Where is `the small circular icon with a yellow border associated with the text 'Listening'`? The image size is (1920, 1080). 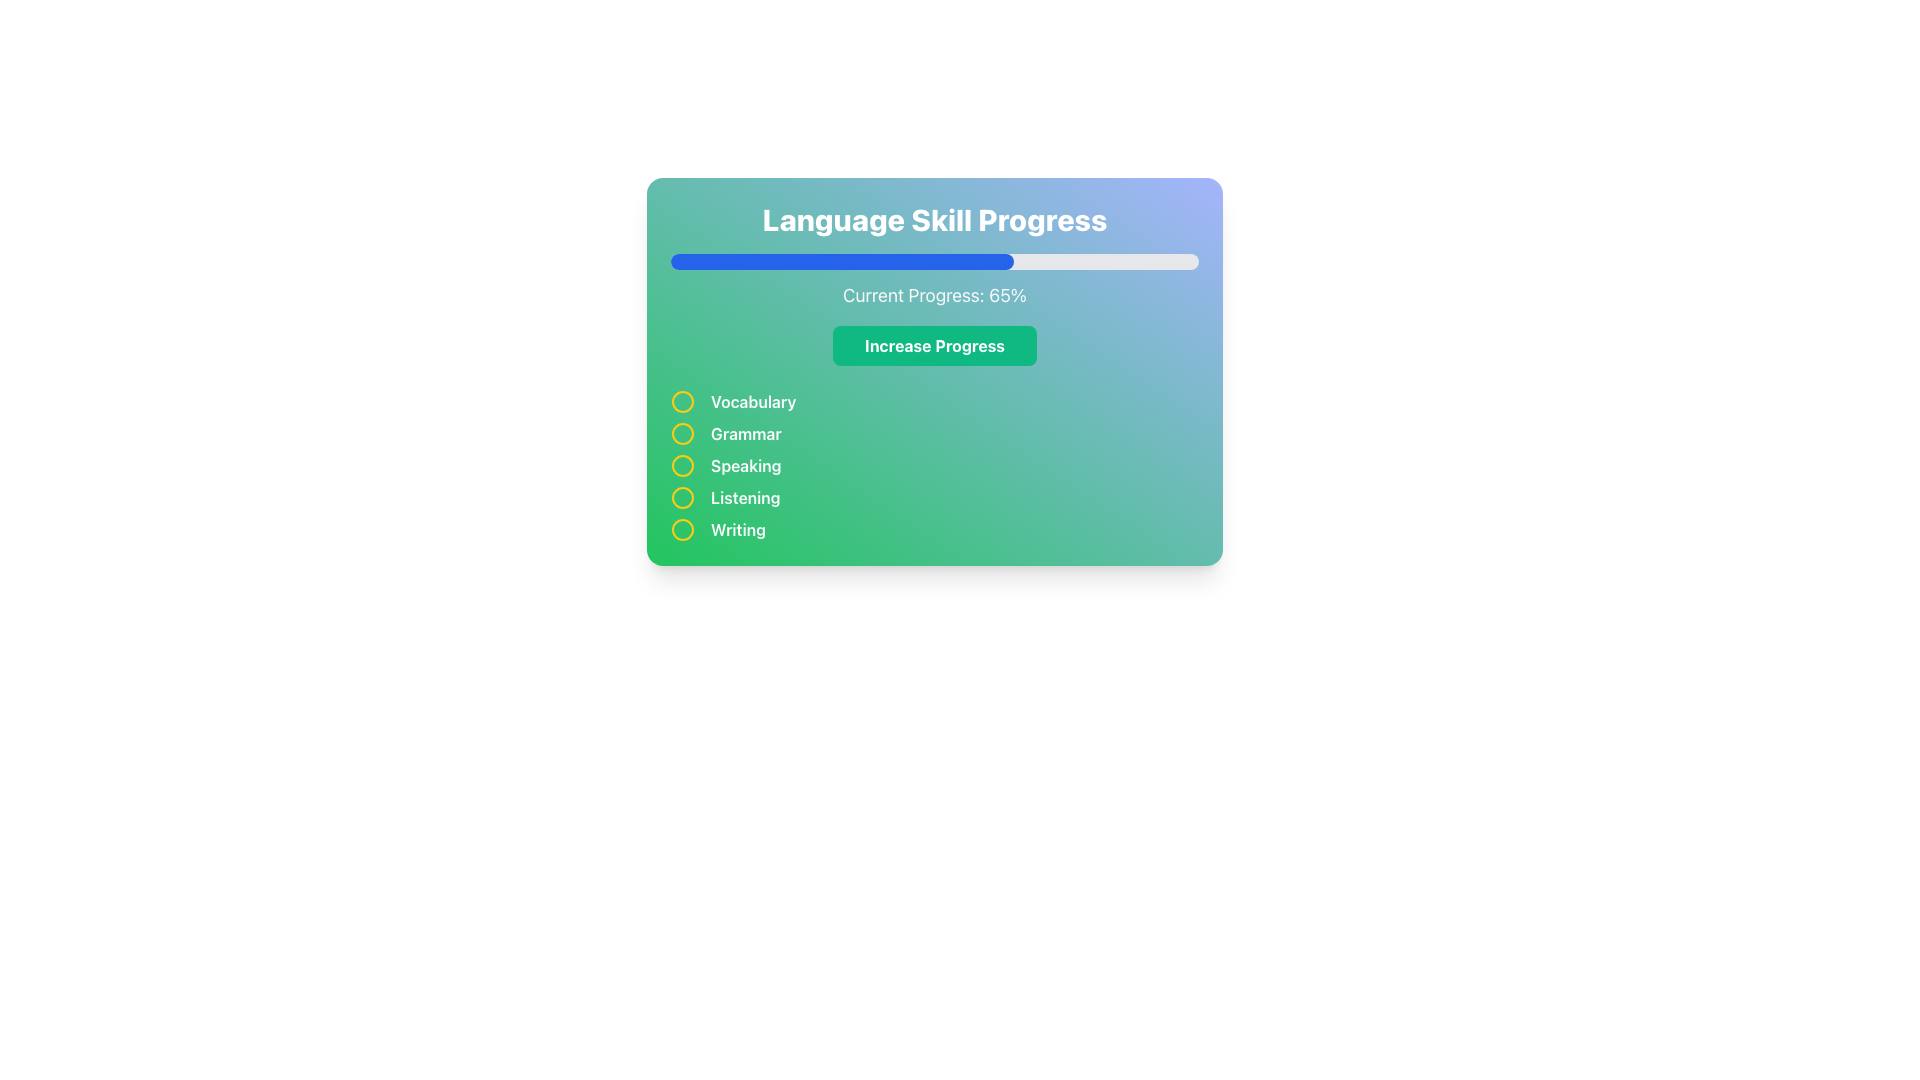 the small circular icon with a yellow border associated with the text 'Listening' is located at coordinates (682, 496).